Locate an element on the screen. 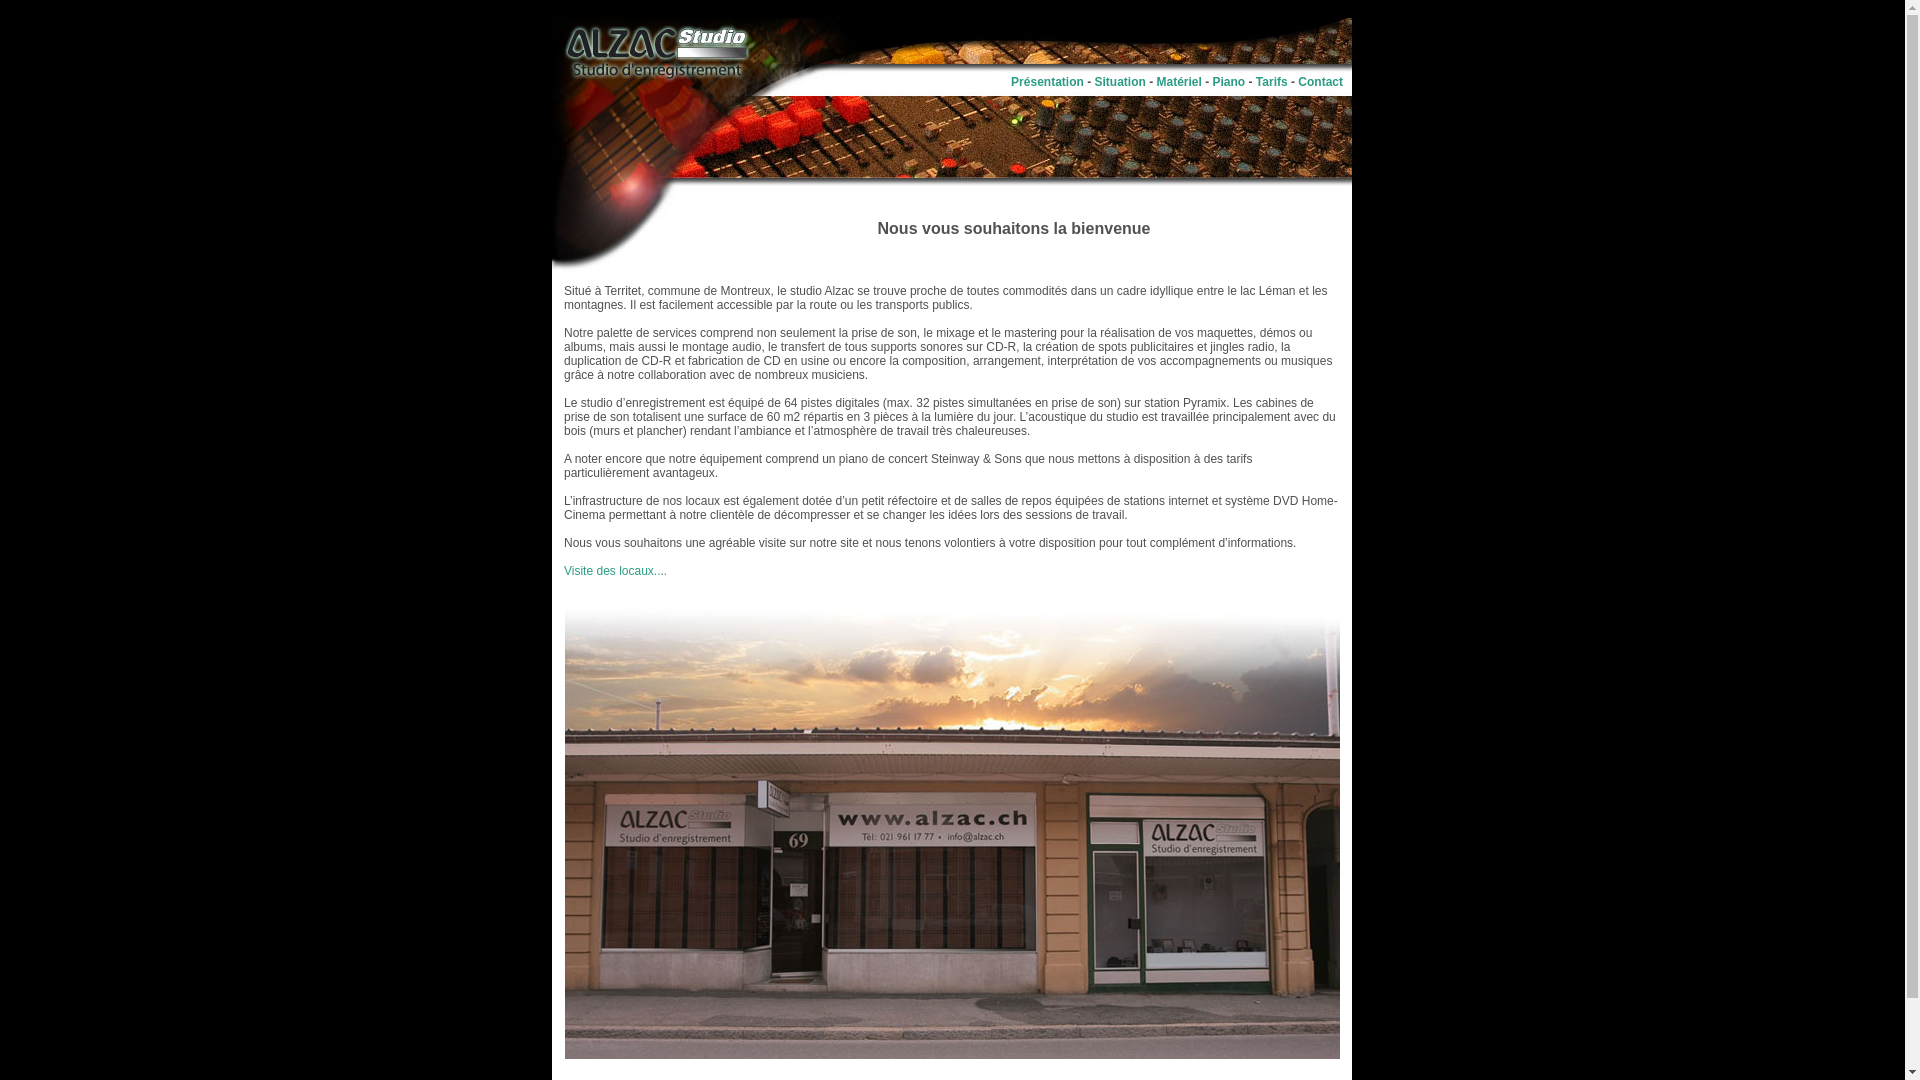 The height and width of the screenshot is (1080, 1920). 'Tarifs' is located at coordinates (1255, 80).